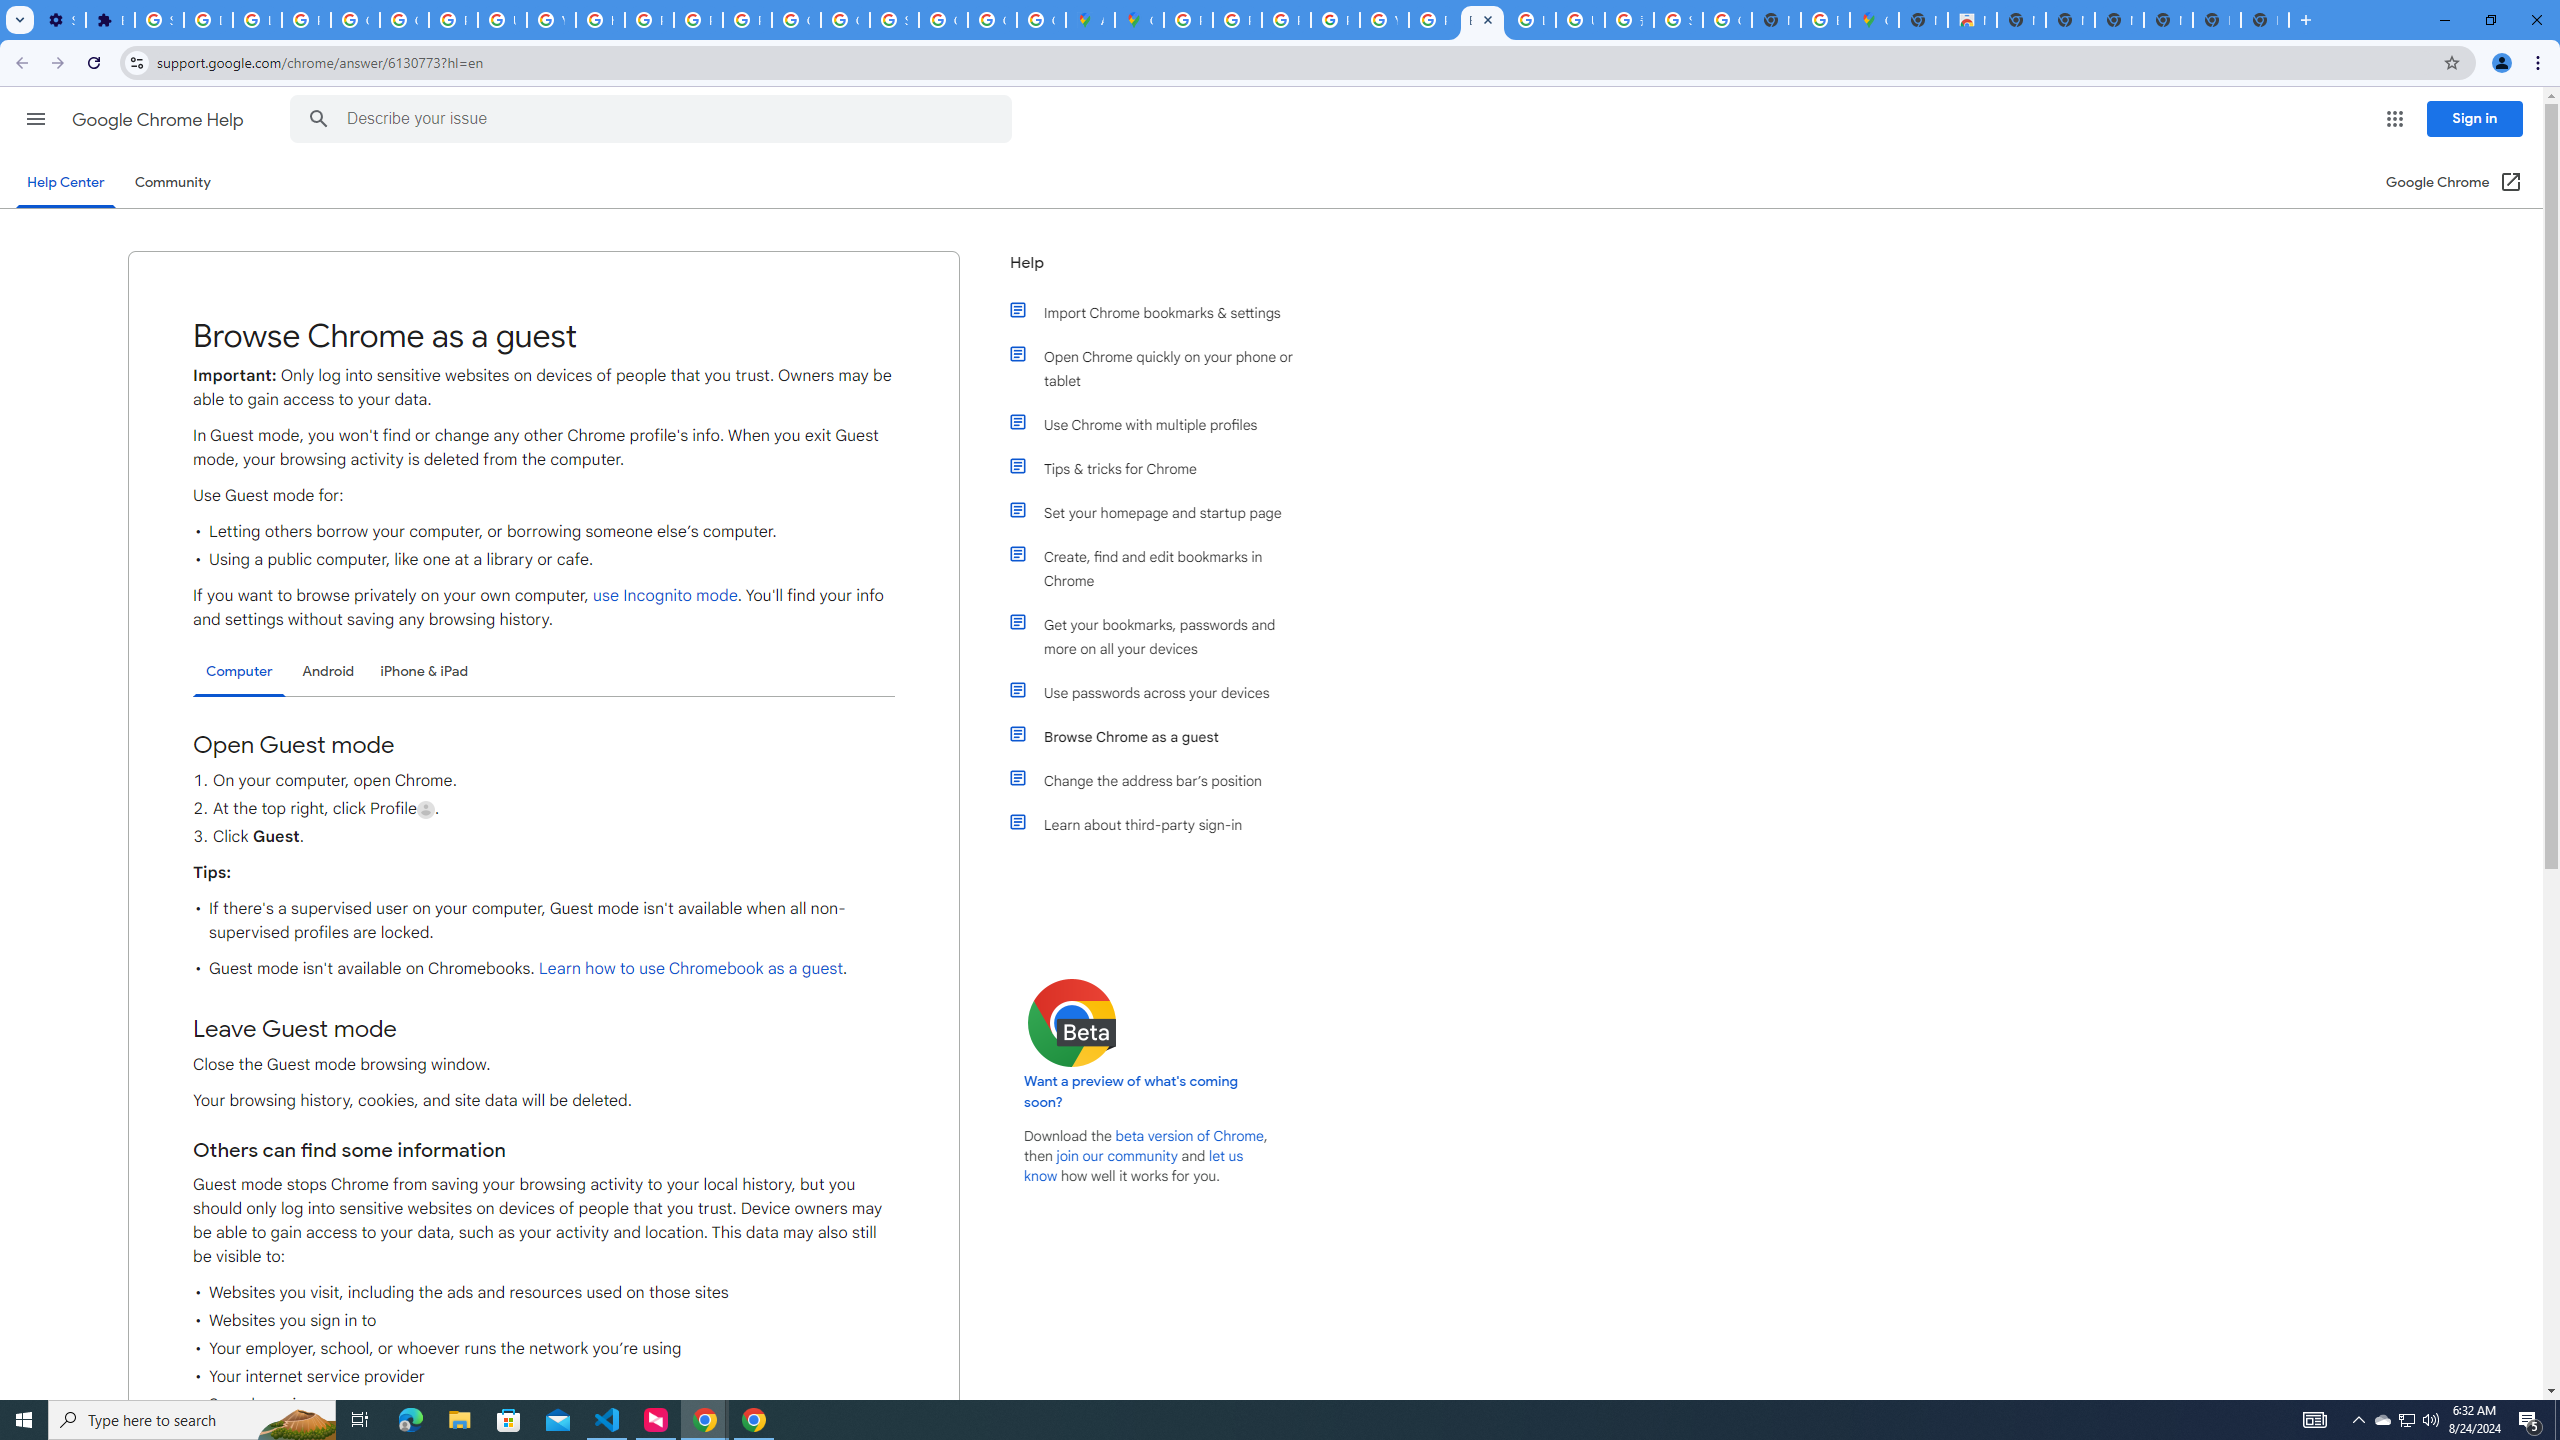 The image size is (2560, 1440). I want to click on 'Google Chrome (Open in a new window)', so click(2454, 181).